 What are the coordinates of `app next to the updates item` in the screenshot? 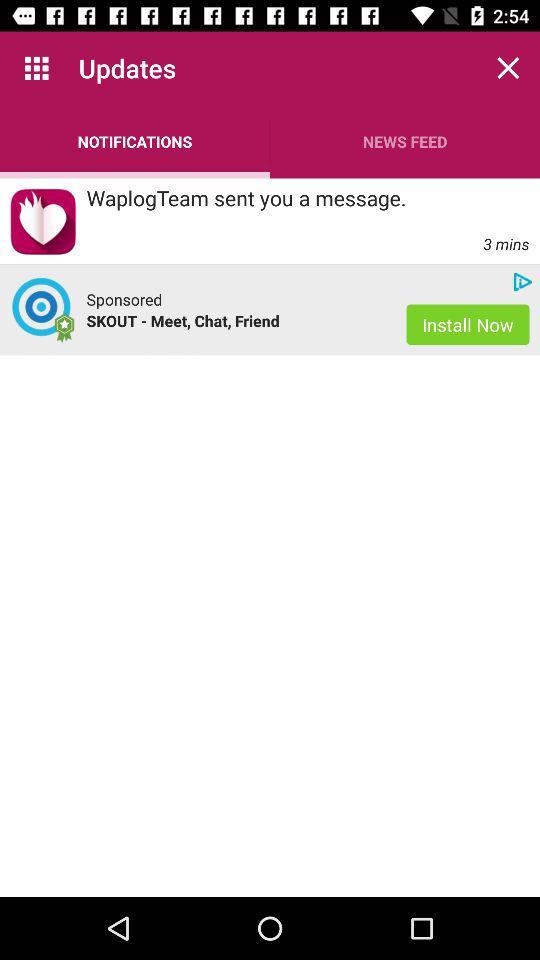 It's located at (36, 68).